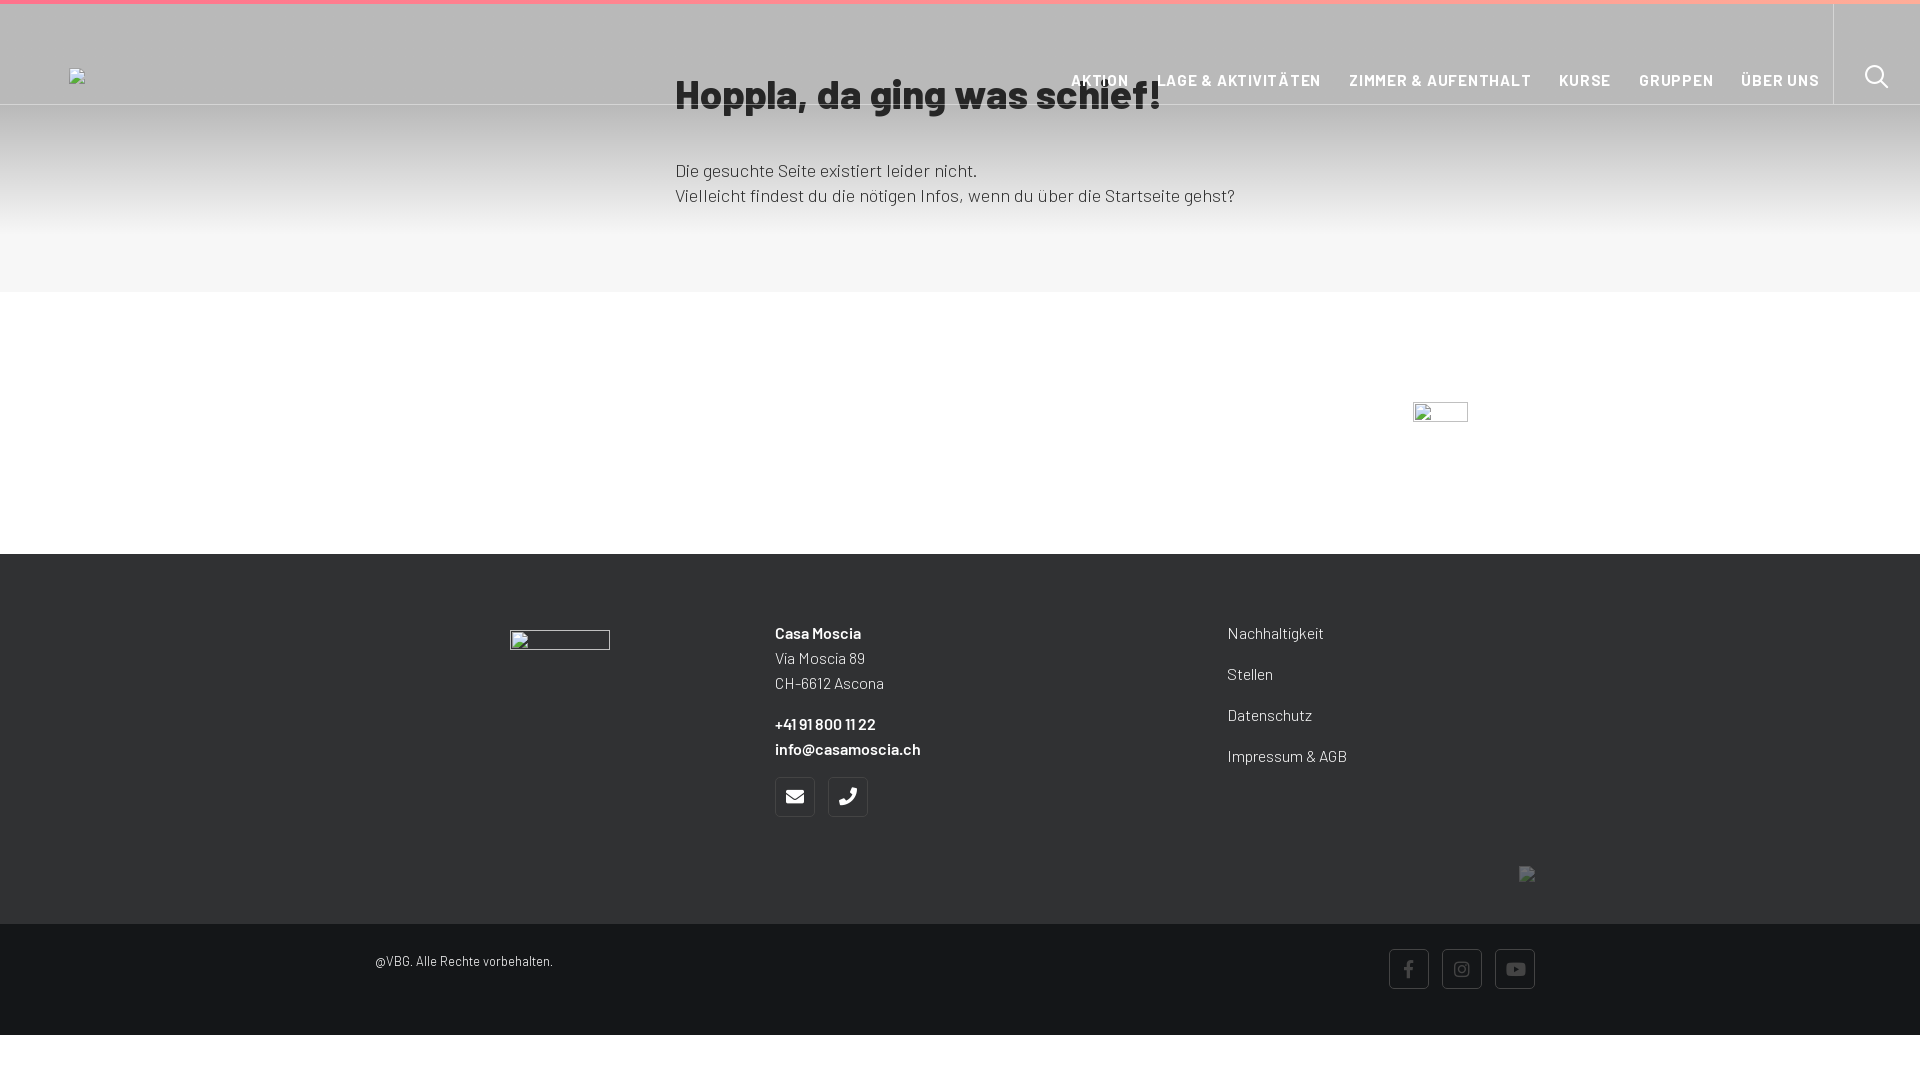  Describe the element at coordinates (1223, 673) in the screenshot. I see `'Stellen'` at that location.